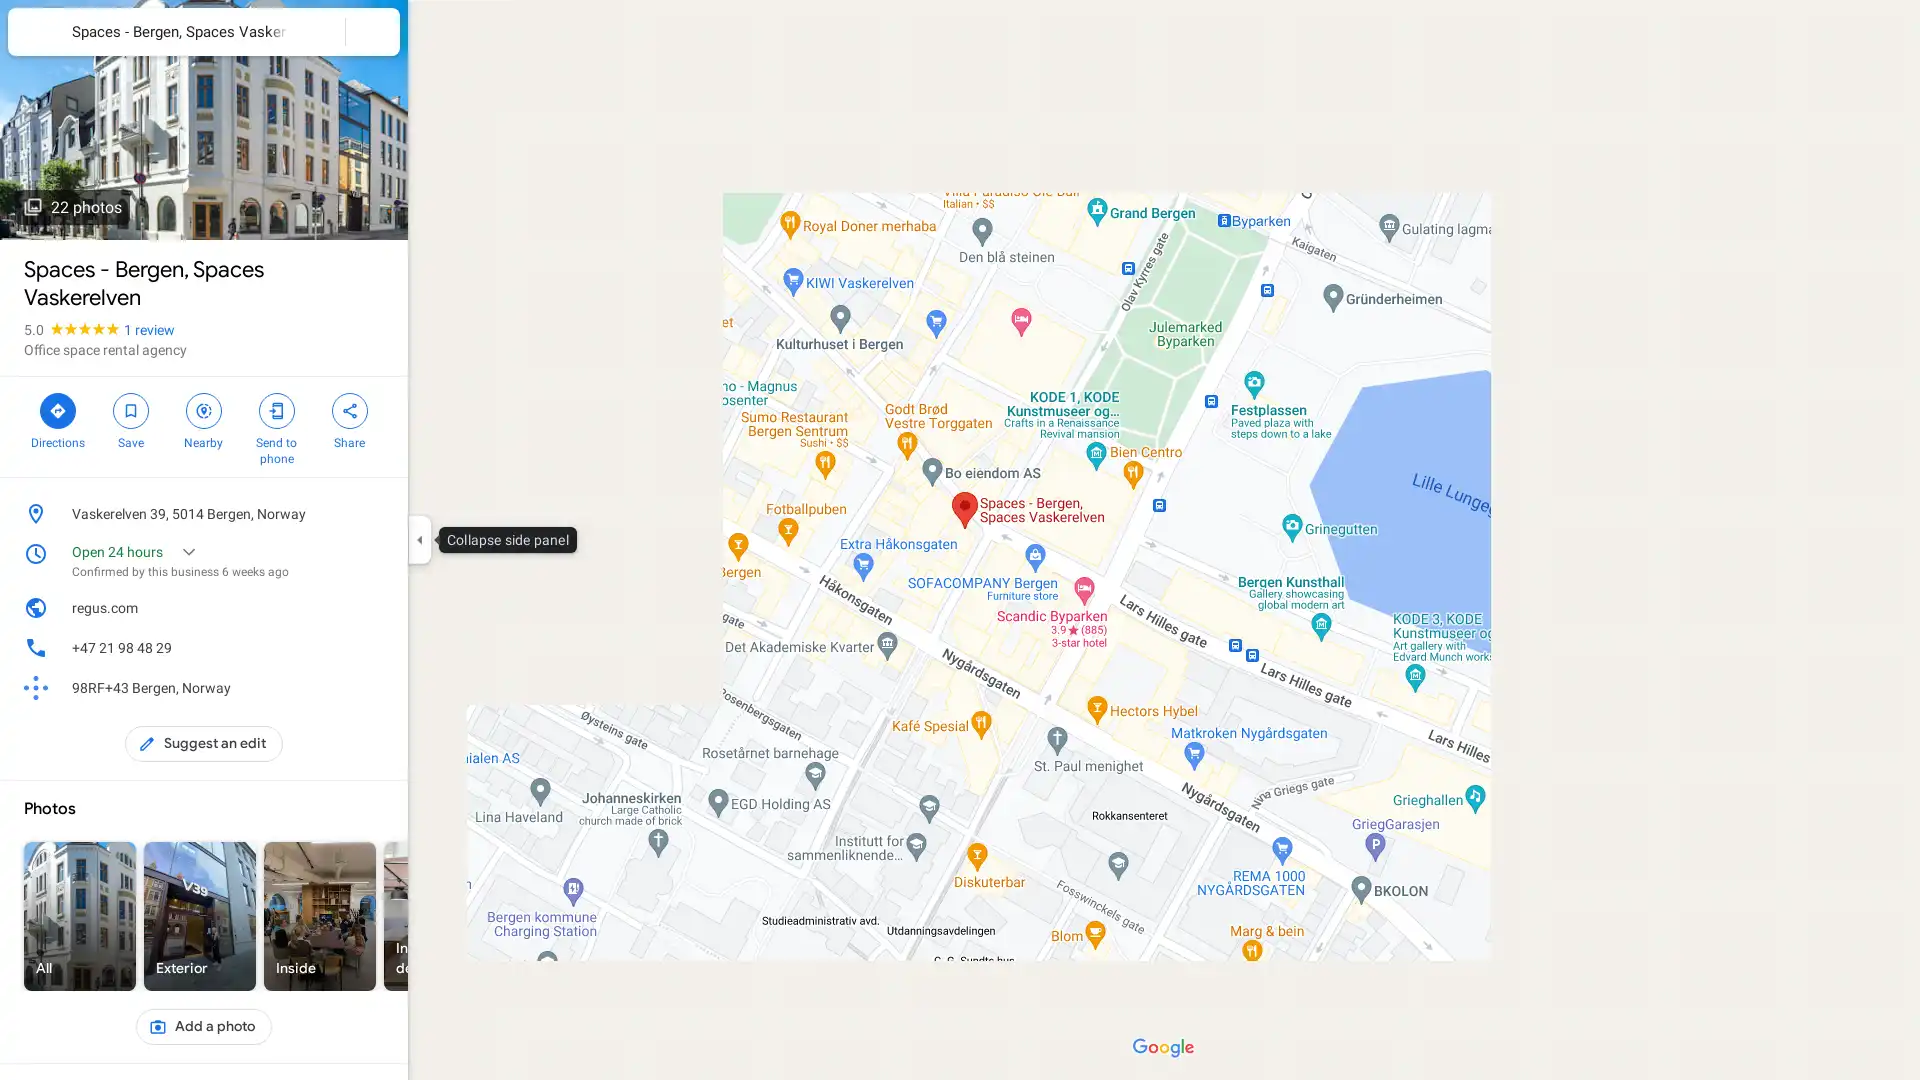 Image resolution: width=1920 pixels, height=1080 pixels. What do you see at coordinates (203, 1026) in the screenshot?
I see `Add a photo` at bounding box center [203, 1026].